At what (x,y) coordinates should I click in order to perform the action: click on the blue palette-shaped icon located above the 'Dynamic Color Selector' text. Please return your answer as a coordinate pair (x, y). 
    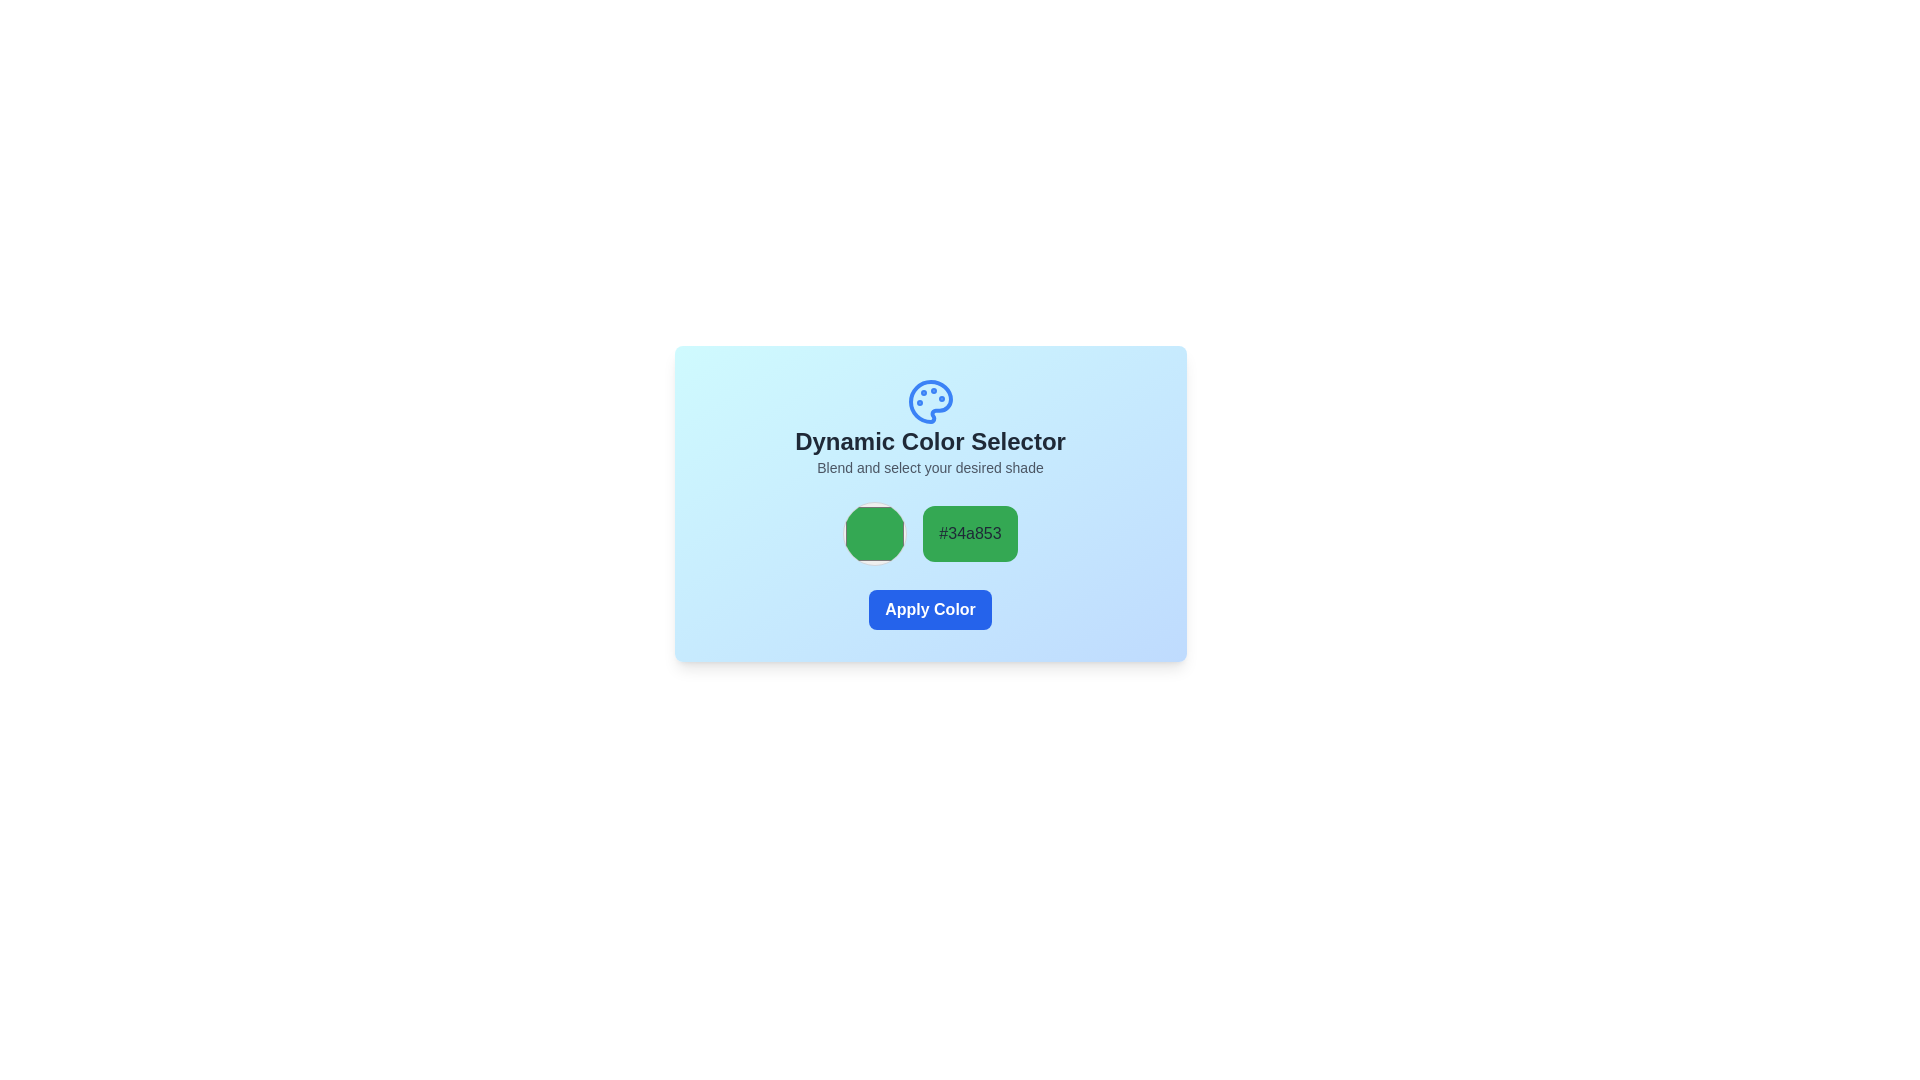
    Looking at the image, I should click on (929, 401).